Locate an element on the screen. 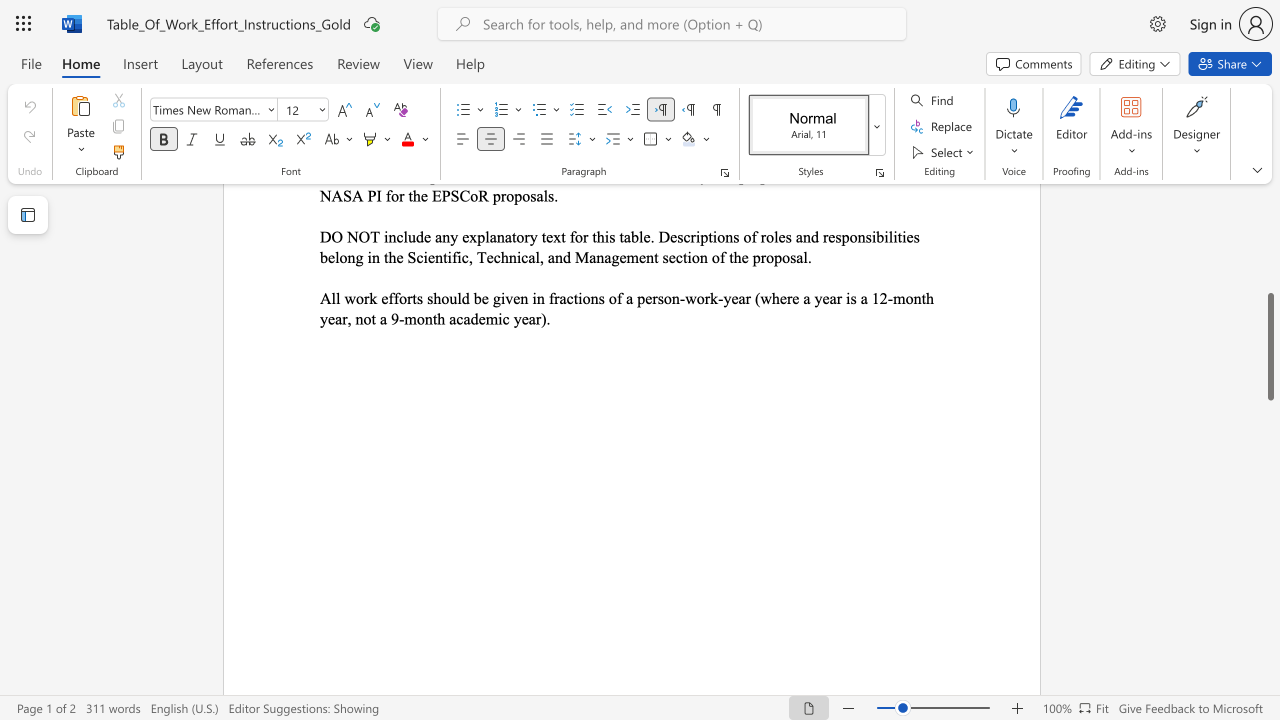 Image resolution: width=1280 pixels, height=720 pixels. the scrollbar and move up 170 pixels is located at coordinates (1269, 345).